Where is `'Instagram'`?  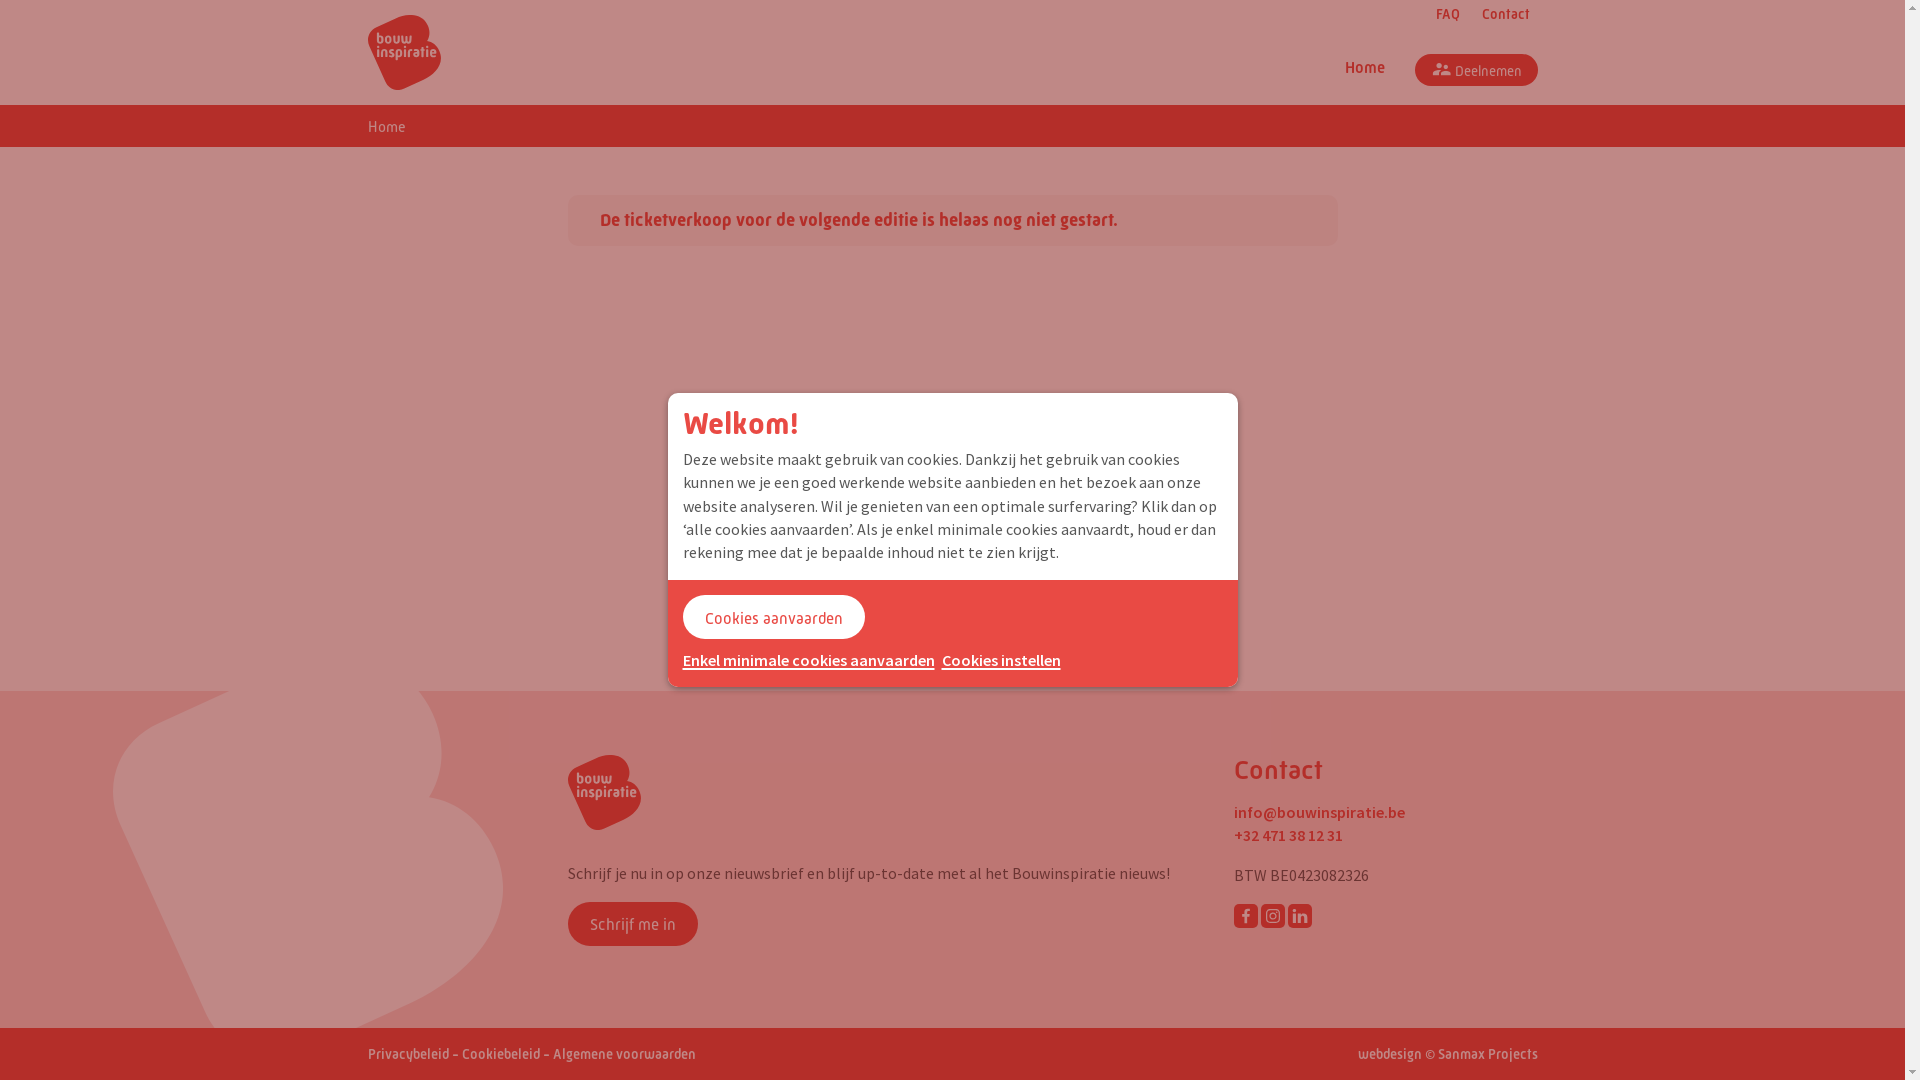 'Instagram' is located at coordinates (1271, 915).